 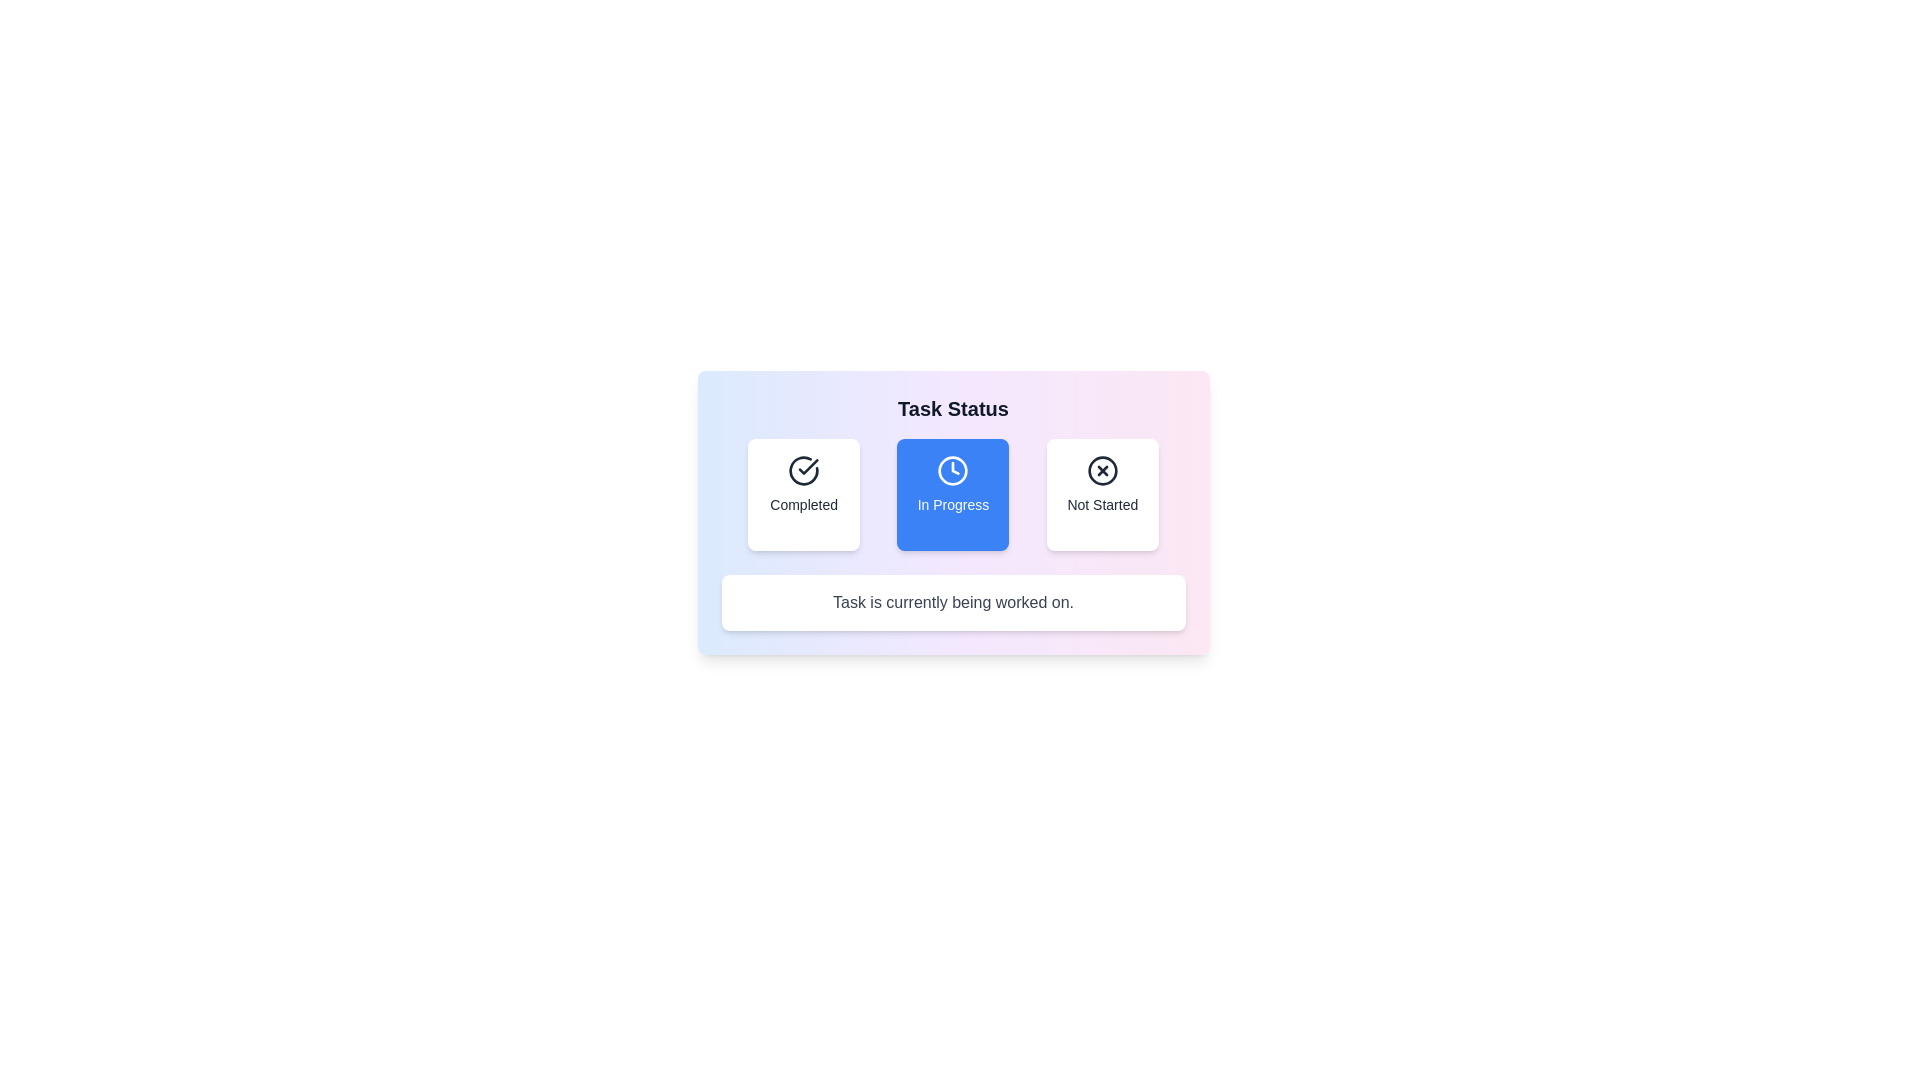 I want to click on the 'In Progress' button to select it and view the corresponding task description, so click(x=952, y=494).